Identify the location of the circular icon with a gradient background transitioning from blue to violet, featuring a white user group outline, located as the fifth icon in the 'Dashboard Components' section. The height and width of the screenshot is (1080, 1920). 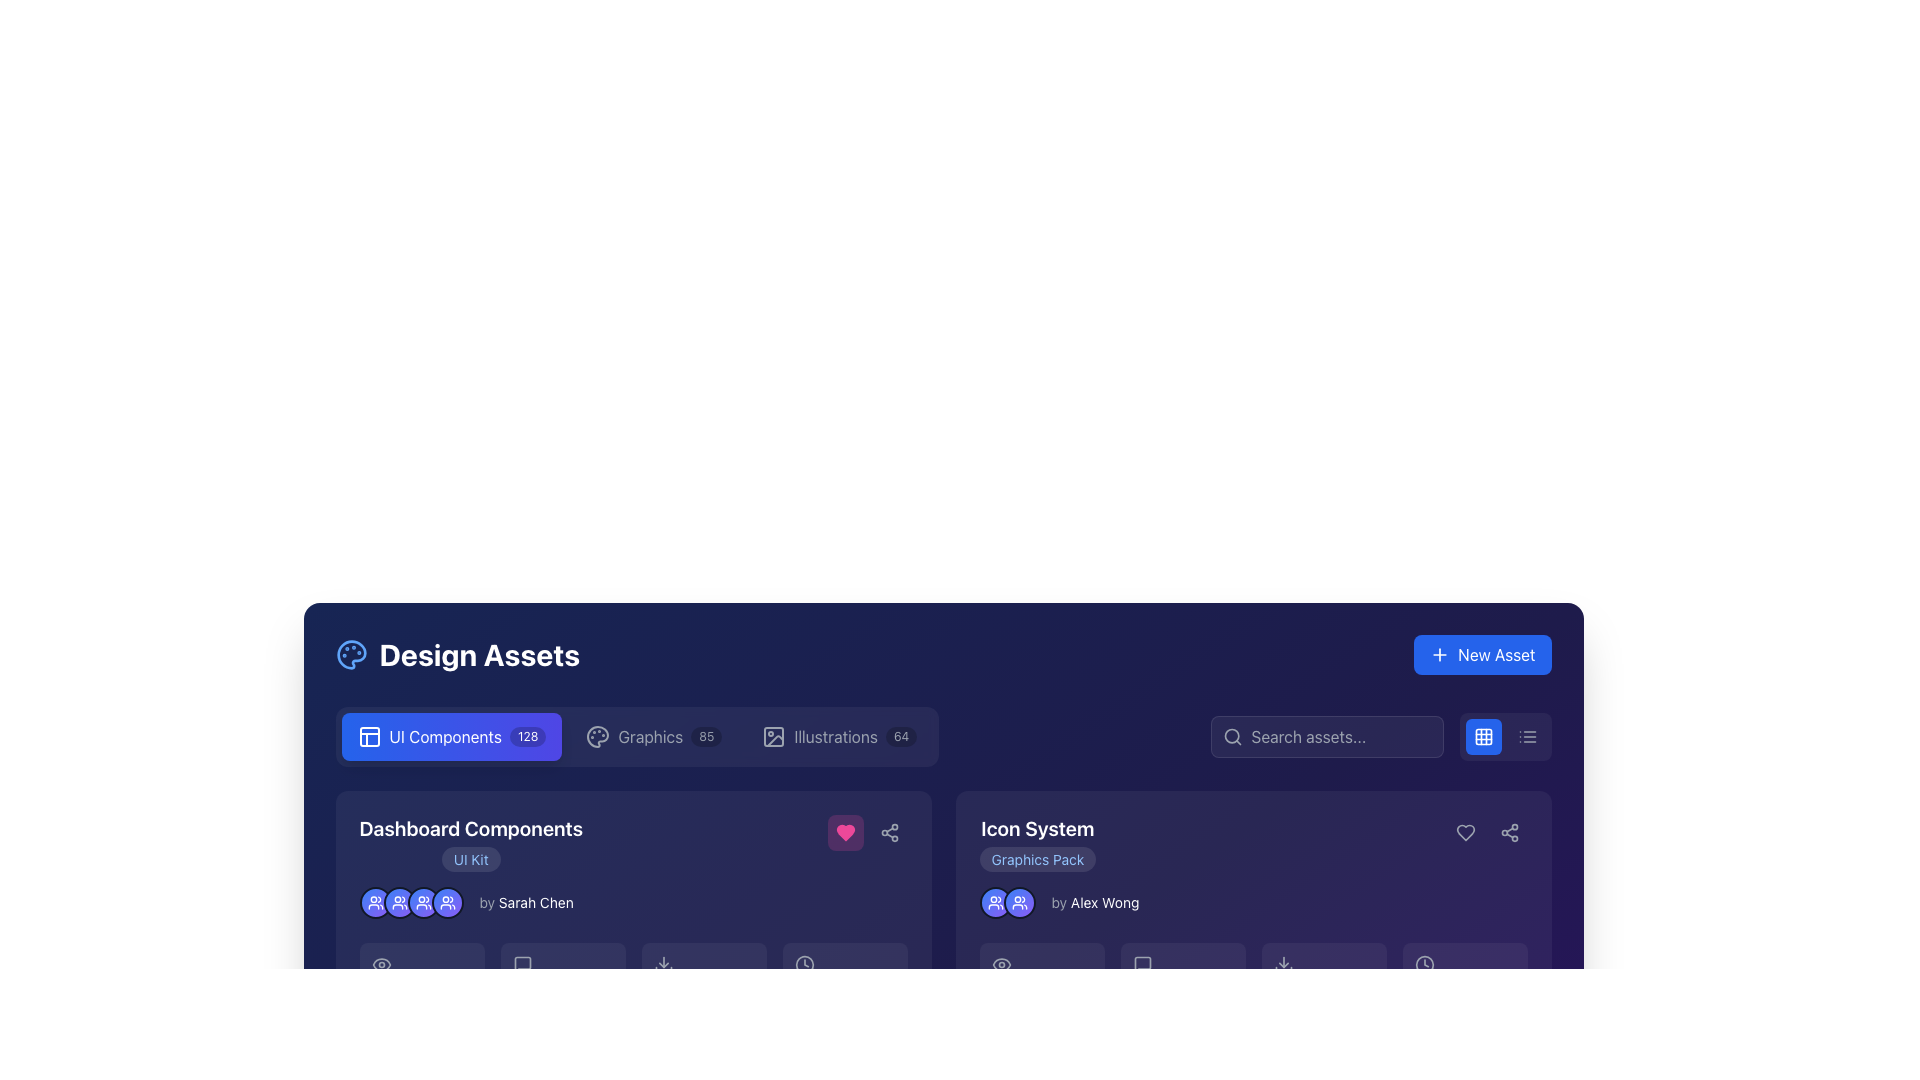
(446, 902).